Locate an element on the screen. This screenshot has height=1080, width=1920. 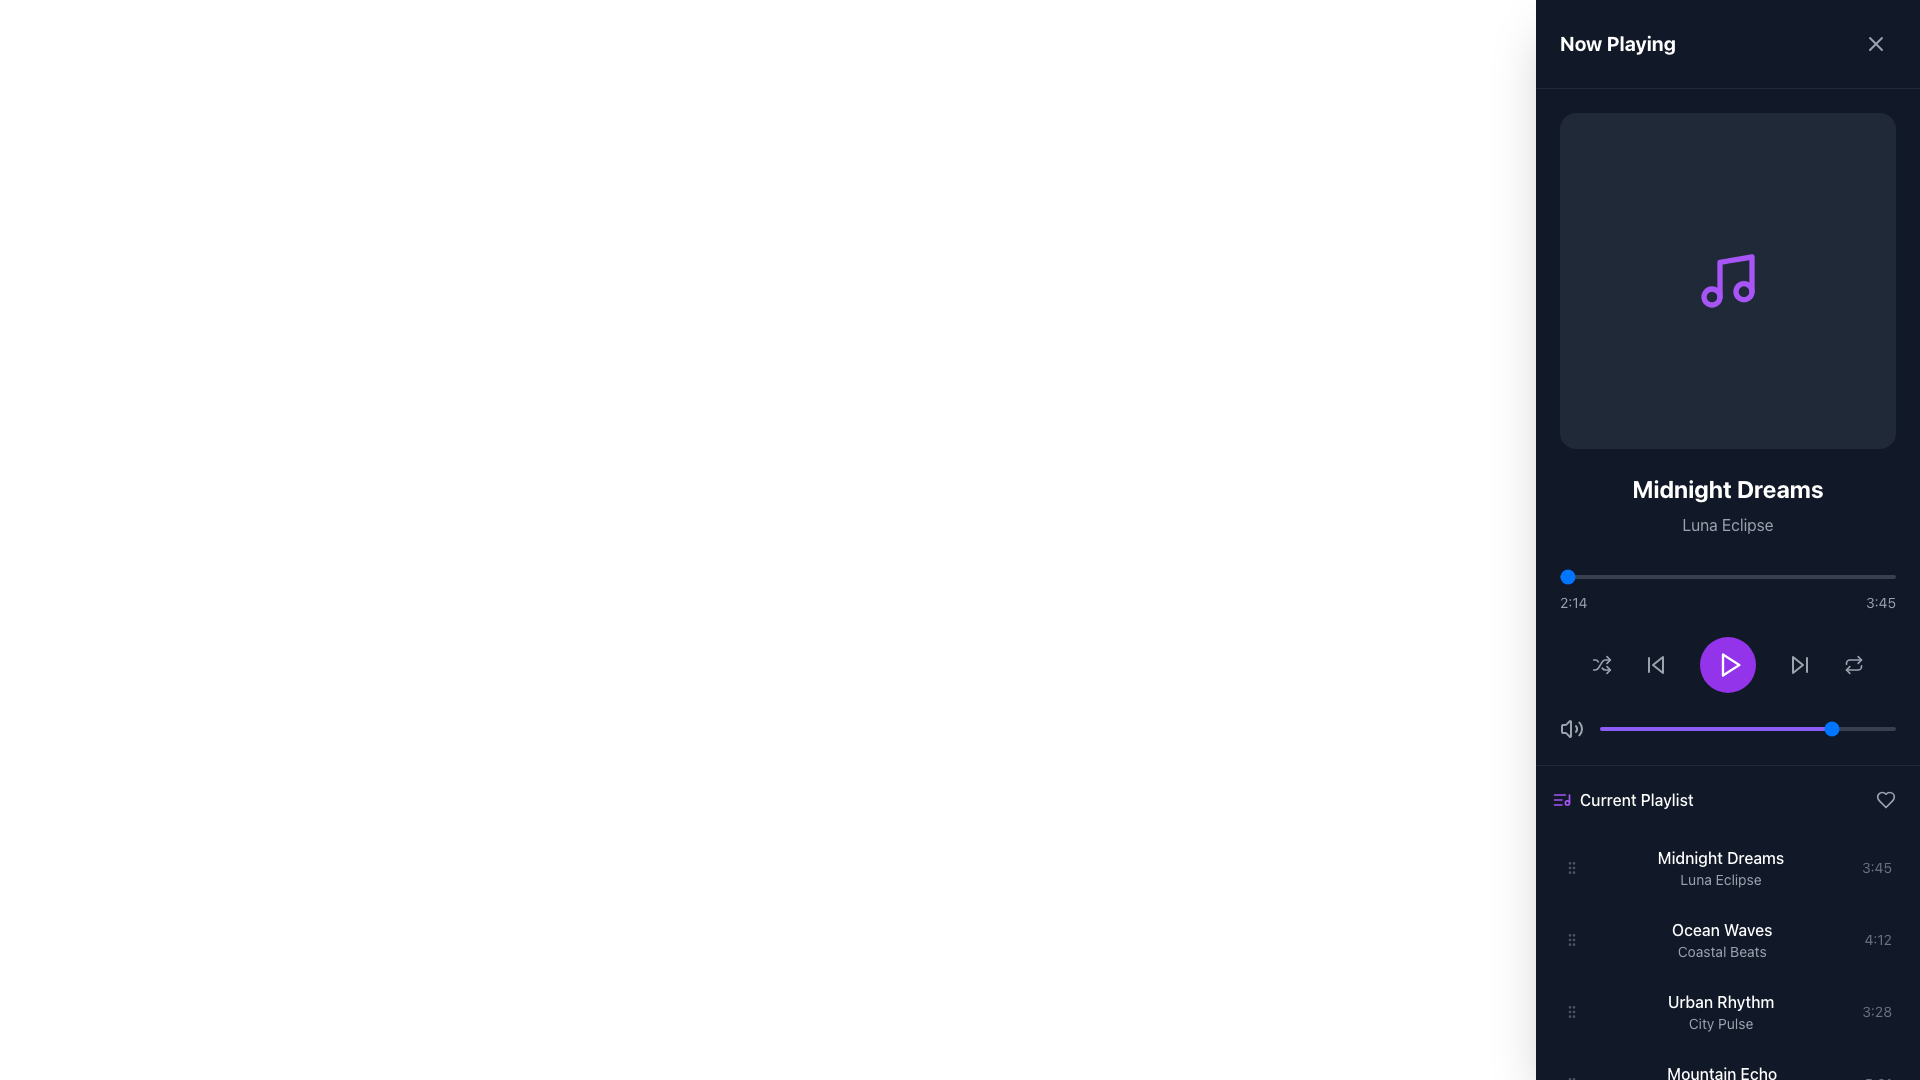
text label displaying the time '2:14', which is located to the left of the progress bar and indicates the current playback time is located at coordinates (1572, 601).